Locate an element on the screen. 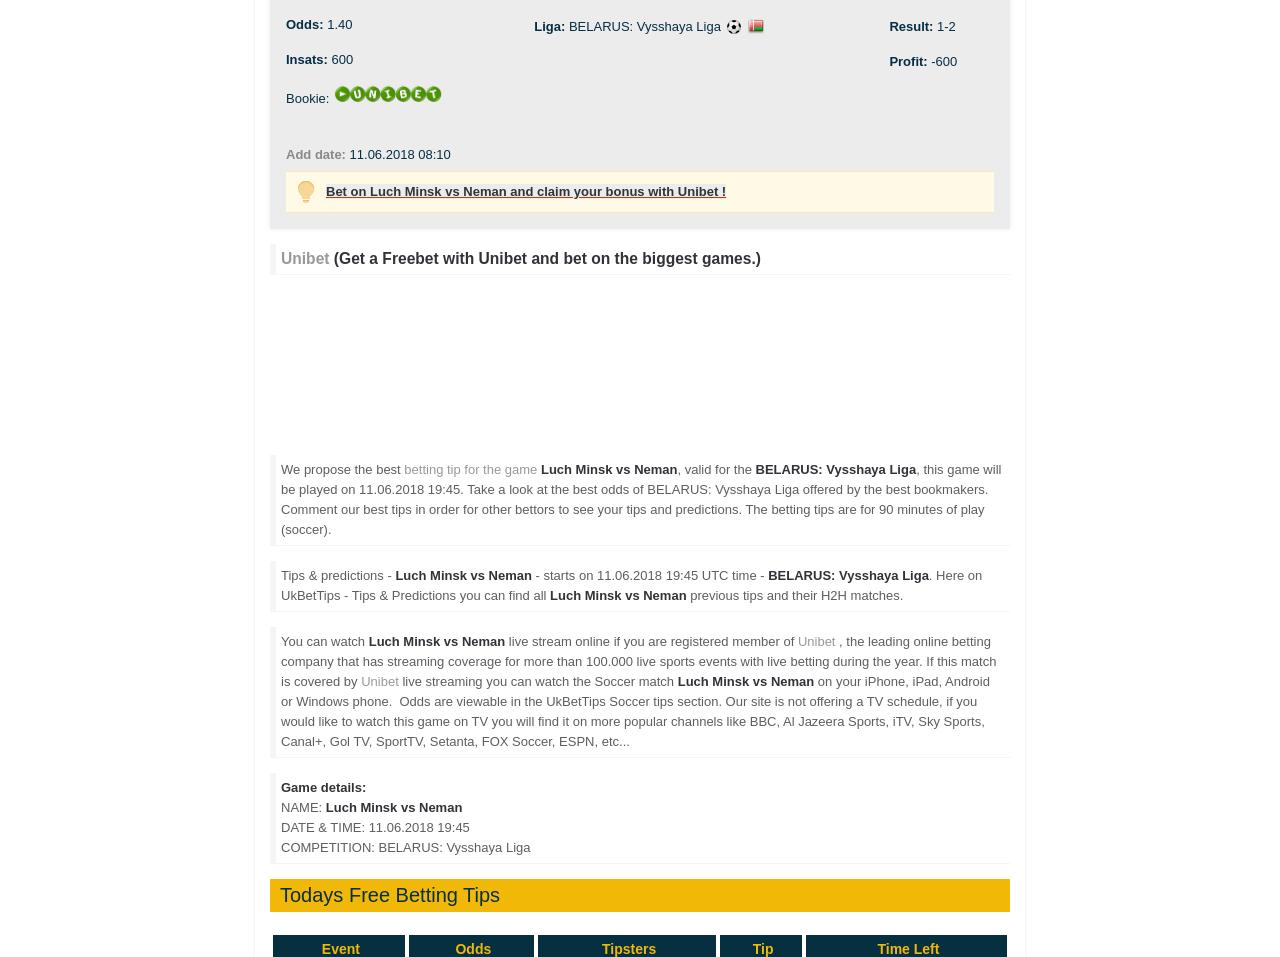 Image resolution: width=1280 pixels, height=957 pixels. 'on your iPhone, iPad, Android or Windows phone.  Odds are viewable in the UkBetTips Soccer tips section. Our site is not offering a TV schedule, if you would like to watch this game on TV you will find it on more popular channels like BBC, Al Jazeera Sports, iTV, Sky Sports, Canal+, Gol TV, SportTV, Setanta, FOX Soccer, ESPN, etc...' is located at coordinates (279, 711).